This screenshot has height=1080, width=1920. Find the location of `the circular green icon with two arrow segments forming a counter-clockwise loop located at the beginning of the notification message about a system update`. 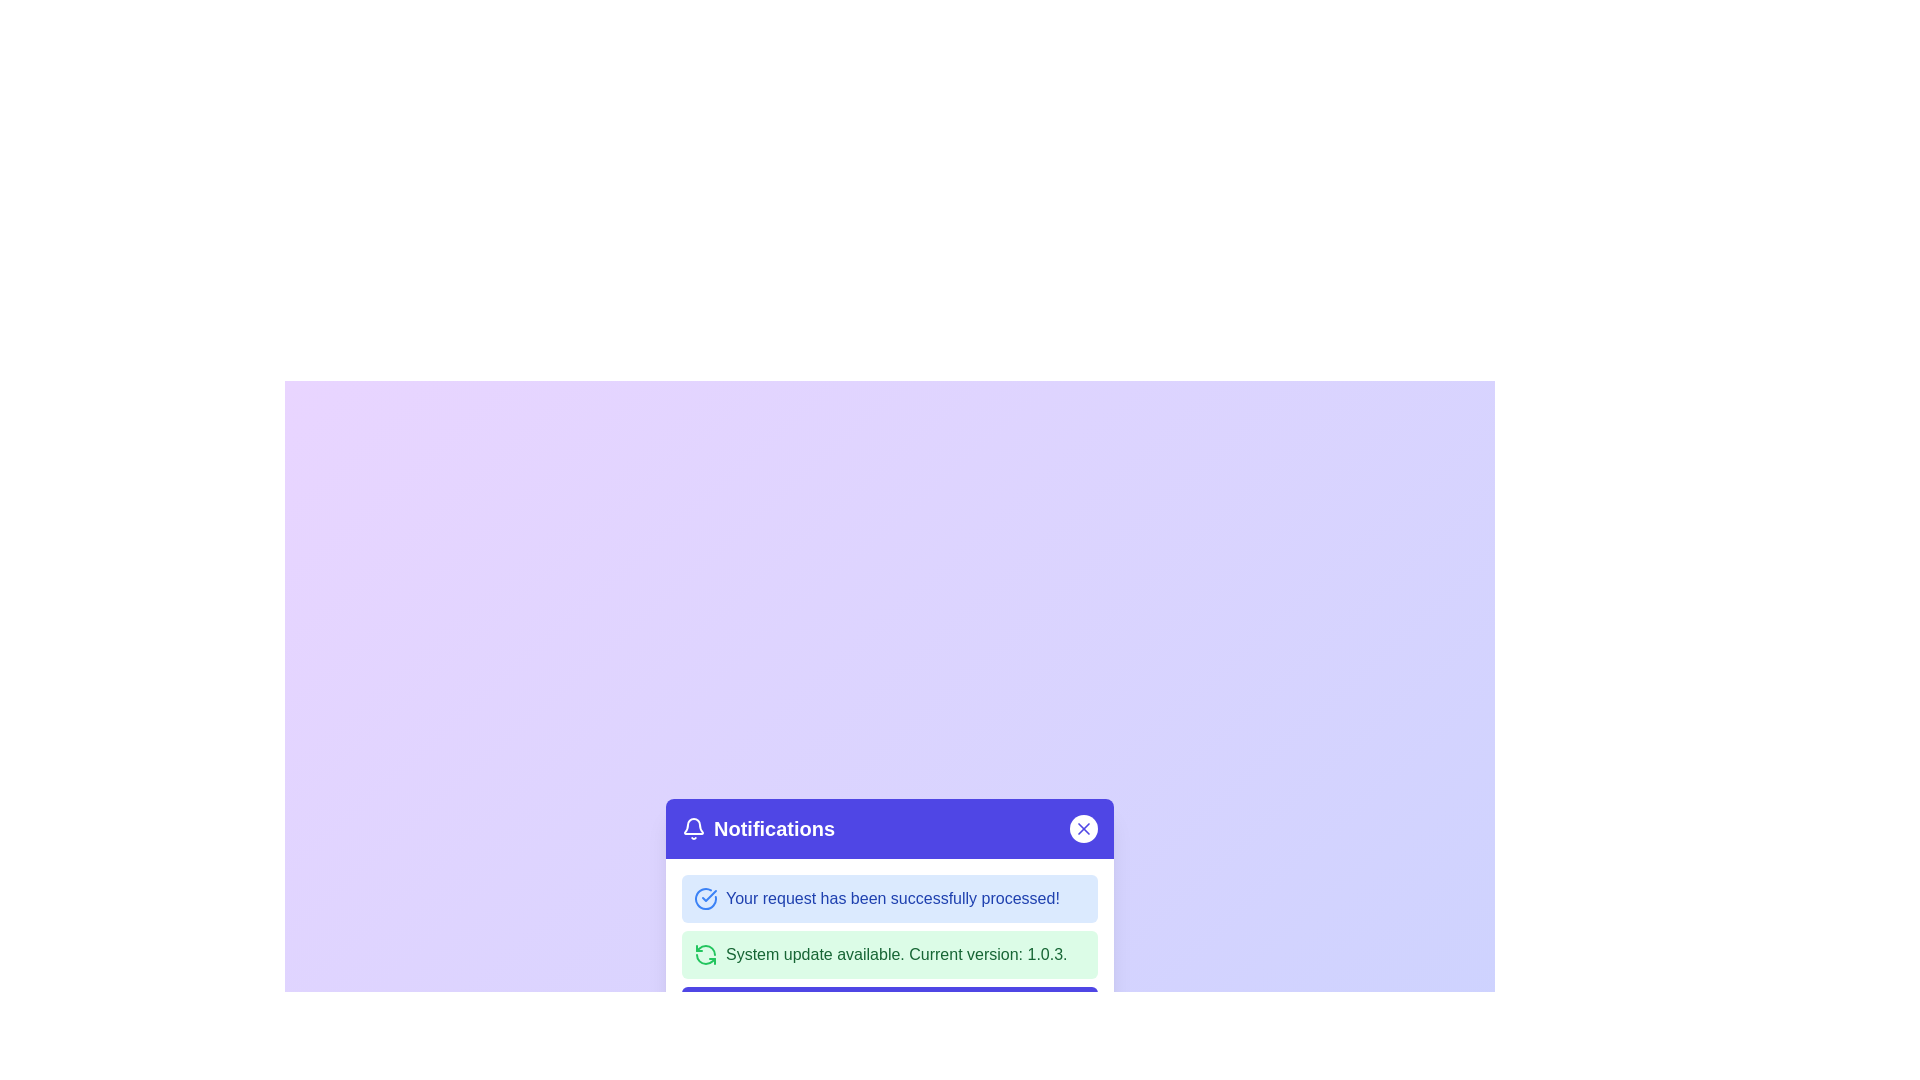

the circular green icon with two arrow segments forming a counter-clockwise loop located at the beginning of the notification message about a system update is located at coordinates (705, 954).